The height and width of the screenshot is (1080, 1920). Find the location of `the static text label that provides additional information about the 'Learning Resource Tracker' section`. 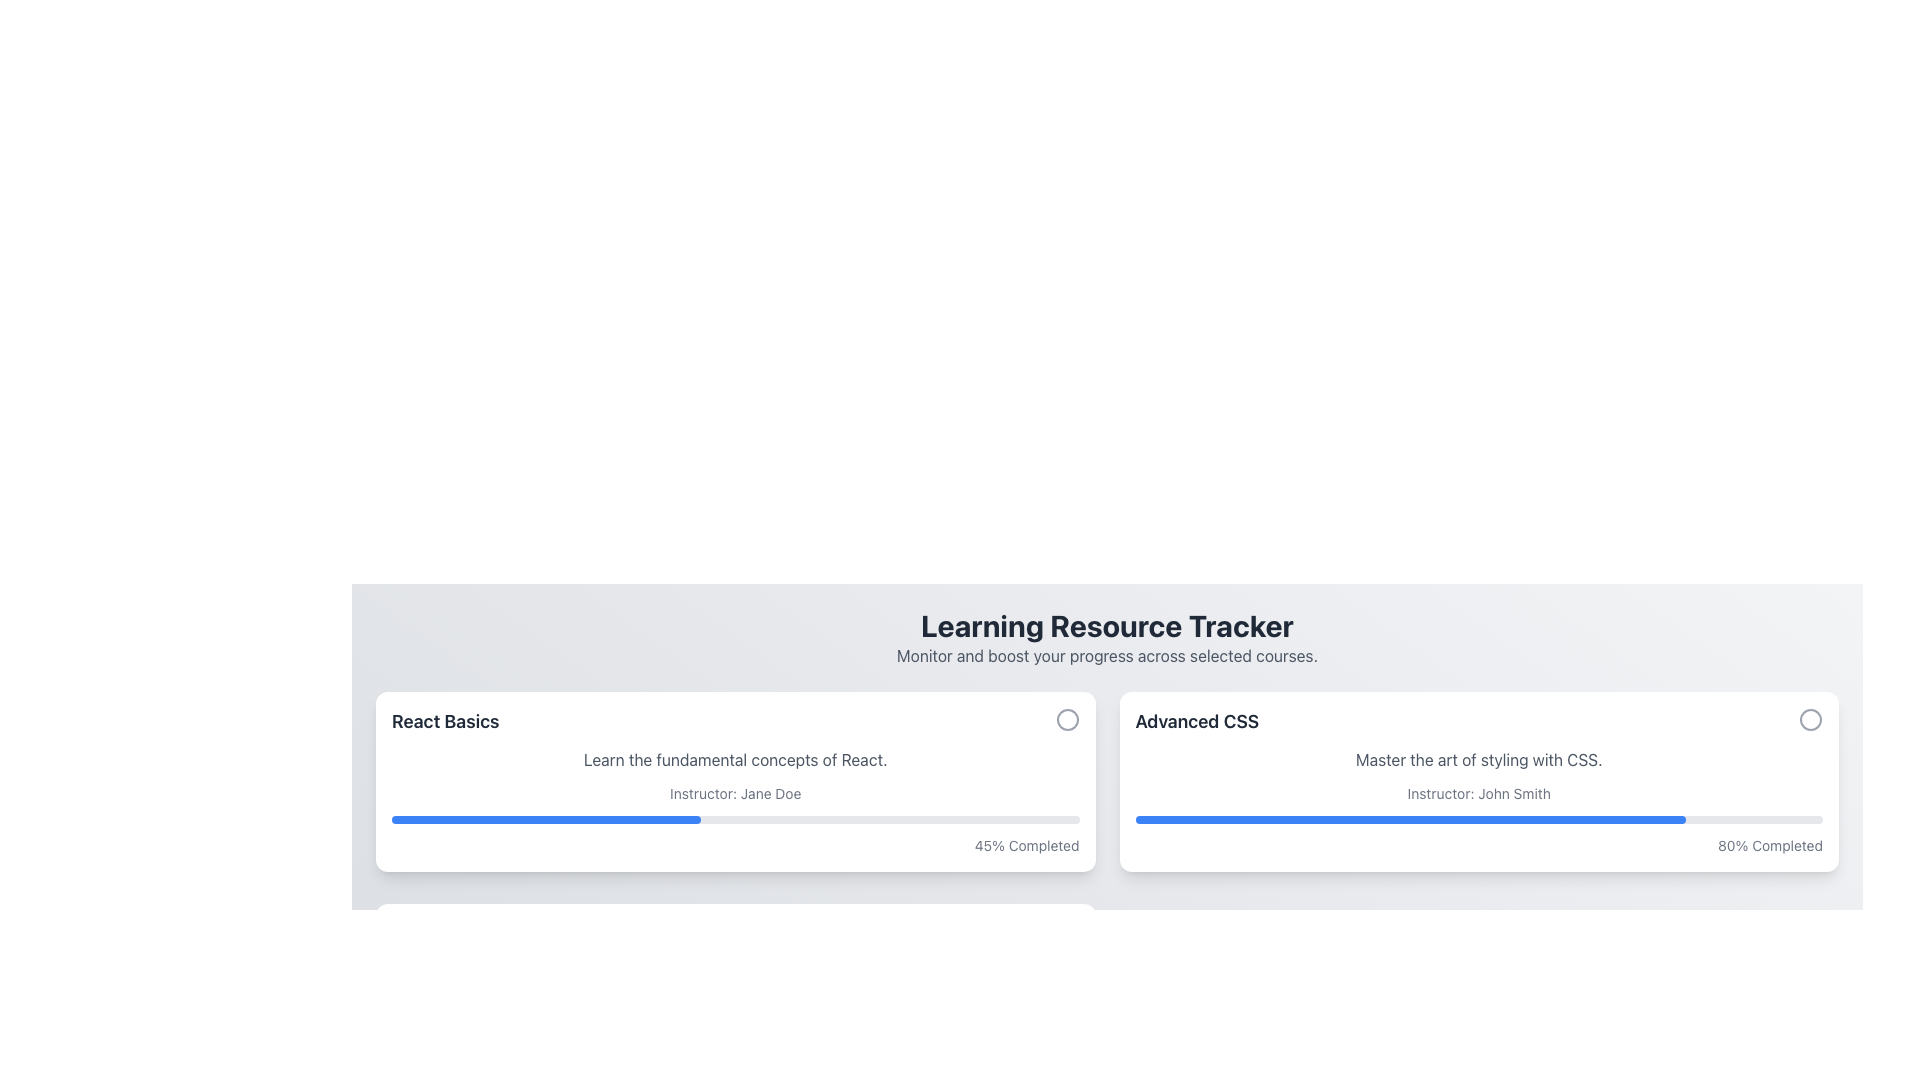

the static text label that provides additional information about the 'Learning Resource Tracker' section is located at coordinates (1106, 655).